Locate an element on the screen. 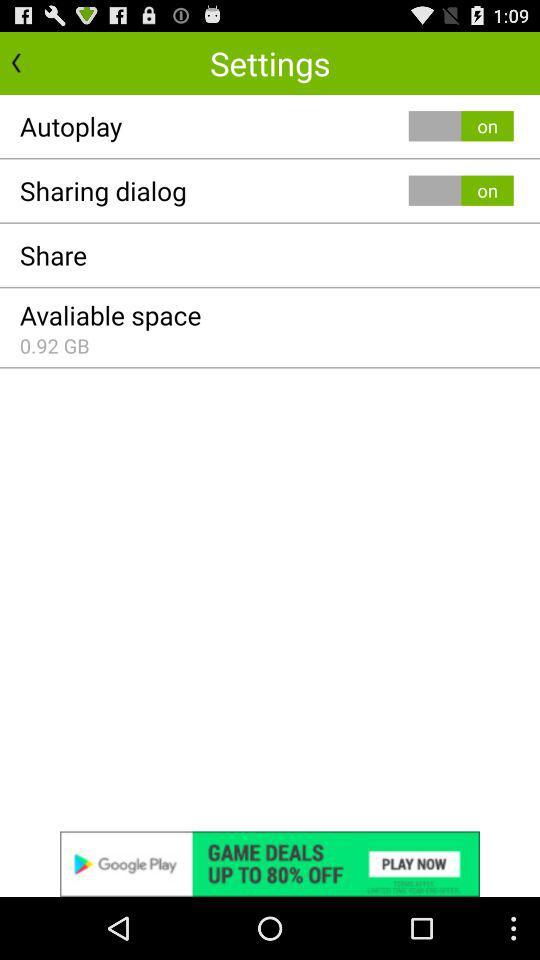 The width and height of the screenshot is (540, 960). previous is located at coordinates (36, 62).